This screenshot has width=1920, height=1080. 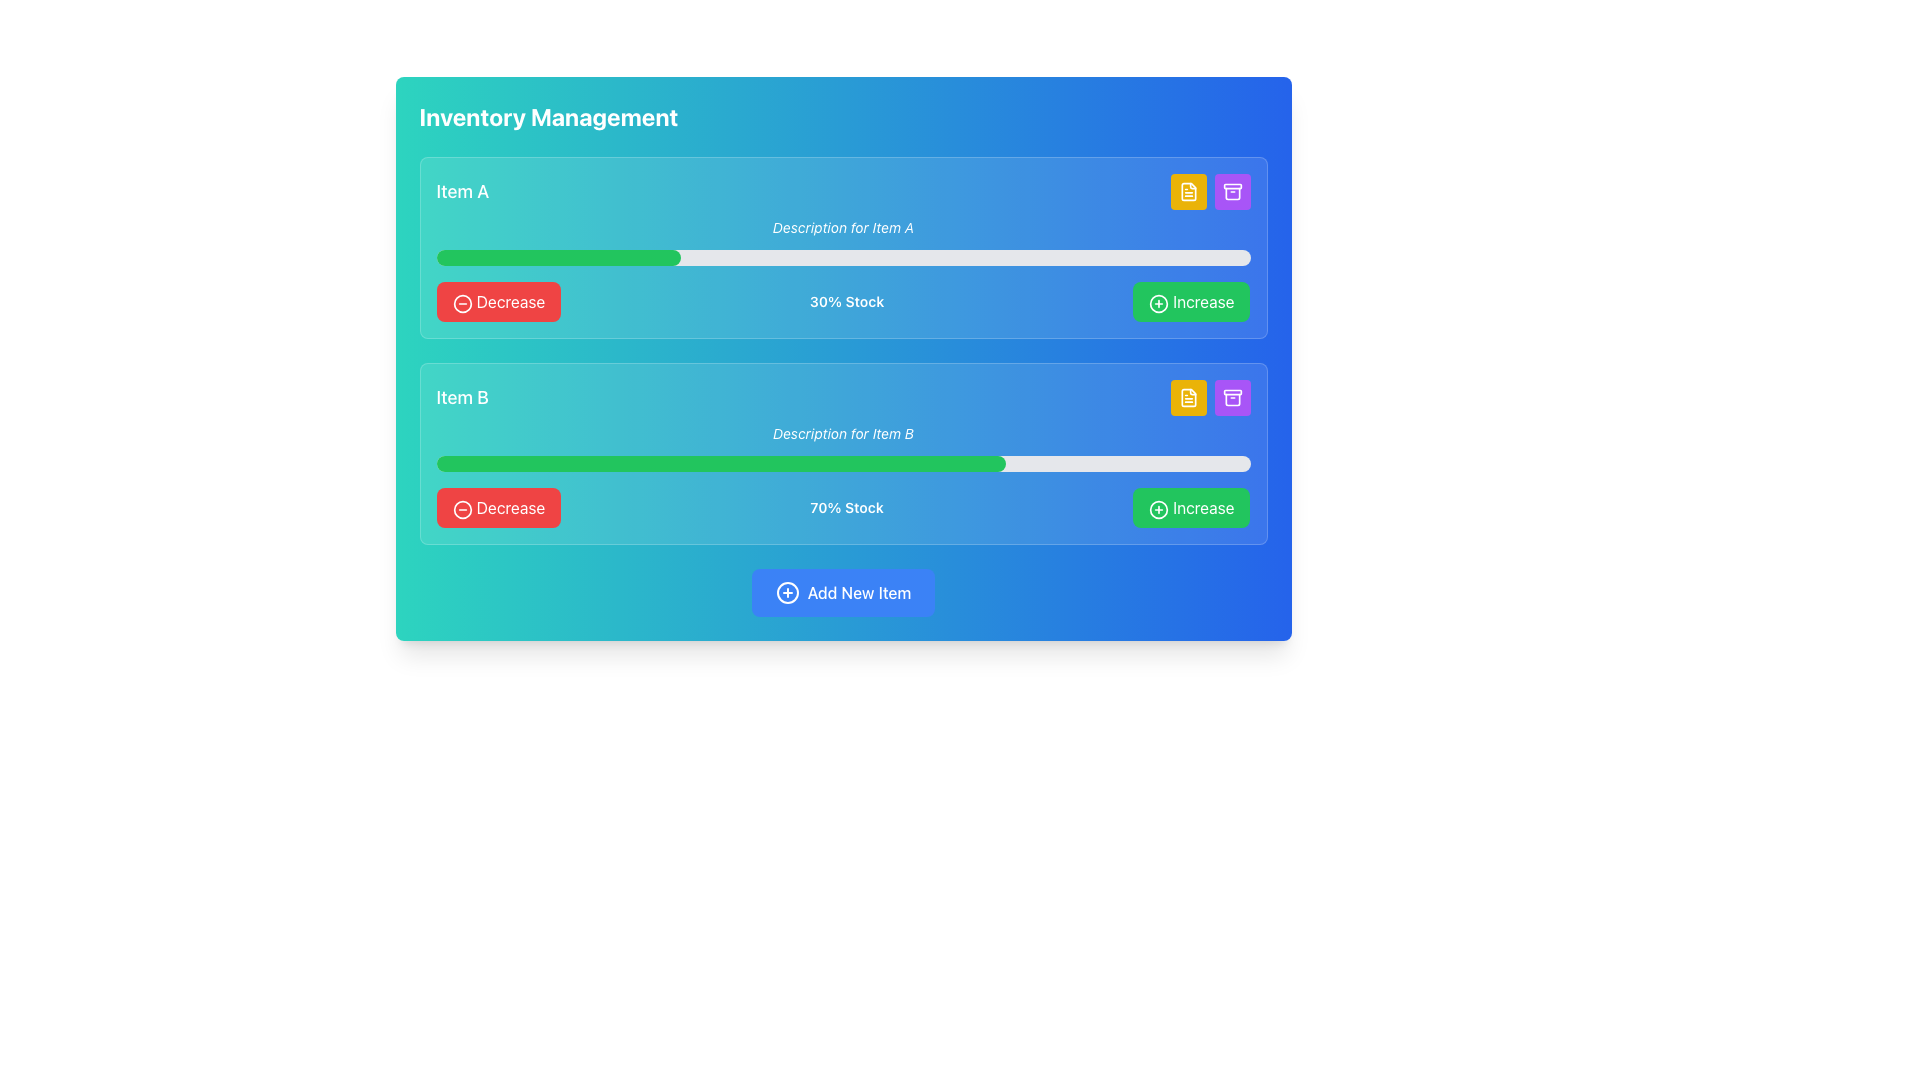 What do you see at coordinates (558, 257) in the screenshot?
I see `the green horizontal progress bar located below the text 'Description for Item A', which indicates around 30% completion` at bounding box center [558, 257].